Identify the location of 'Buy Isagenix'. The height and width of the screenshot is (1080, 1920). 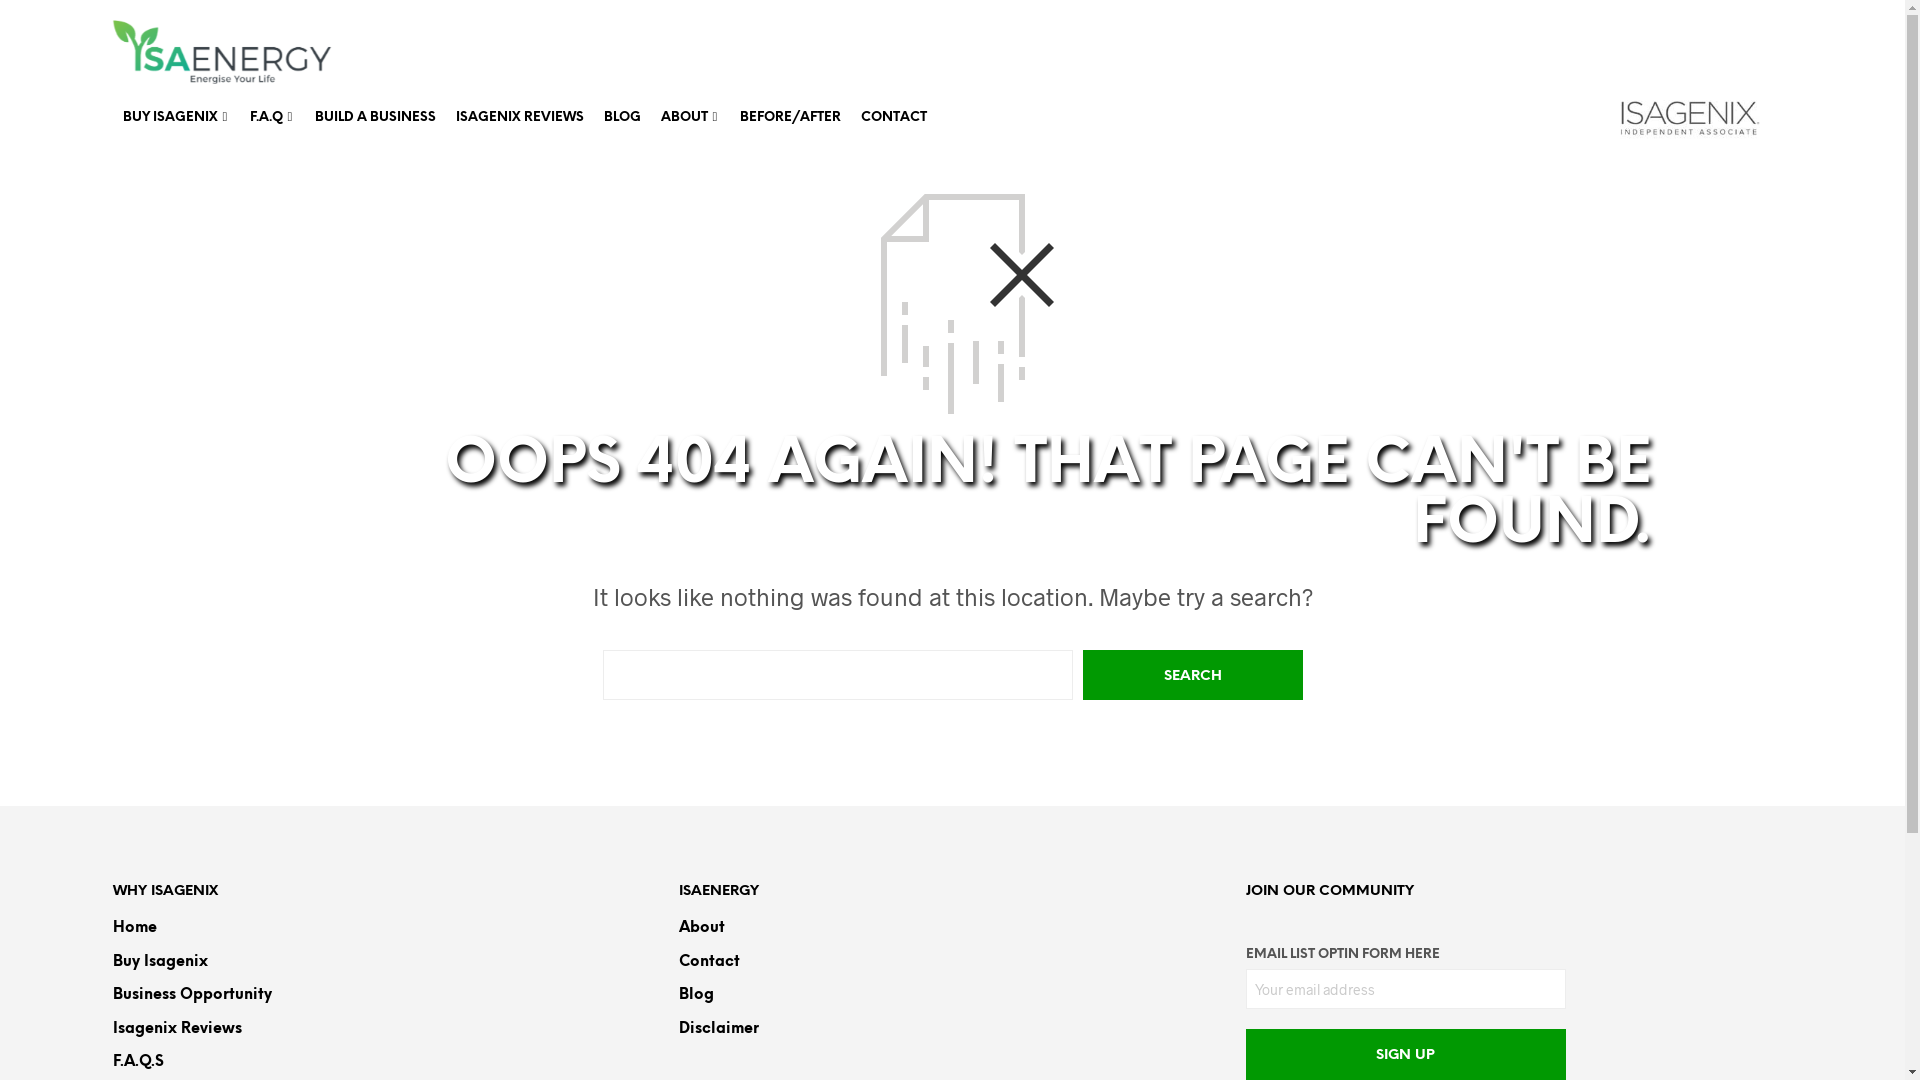
(158, 960).